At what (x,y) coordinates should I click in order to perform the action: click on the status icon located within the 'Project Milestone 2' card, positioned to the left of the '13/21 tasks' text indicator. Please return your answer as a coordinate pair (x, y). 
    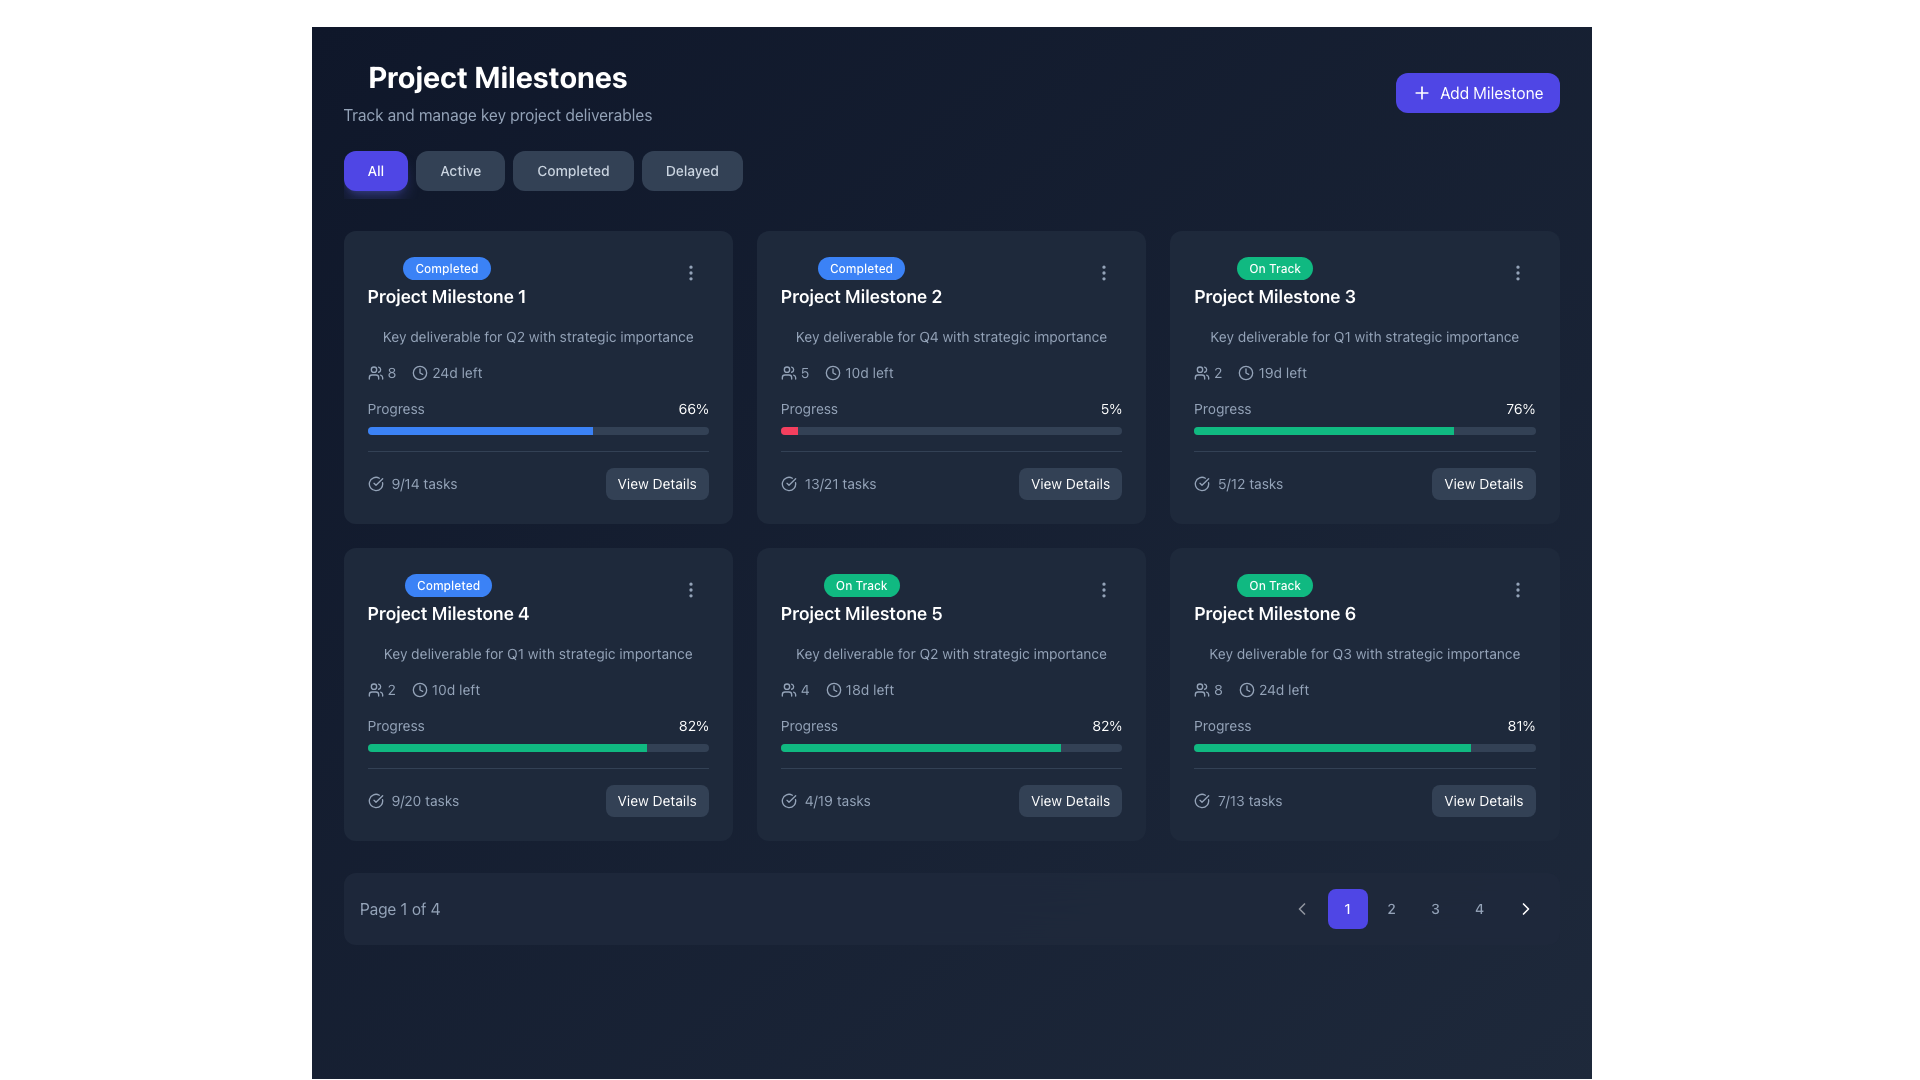
    Looking at the image, I should click on (787, 483).